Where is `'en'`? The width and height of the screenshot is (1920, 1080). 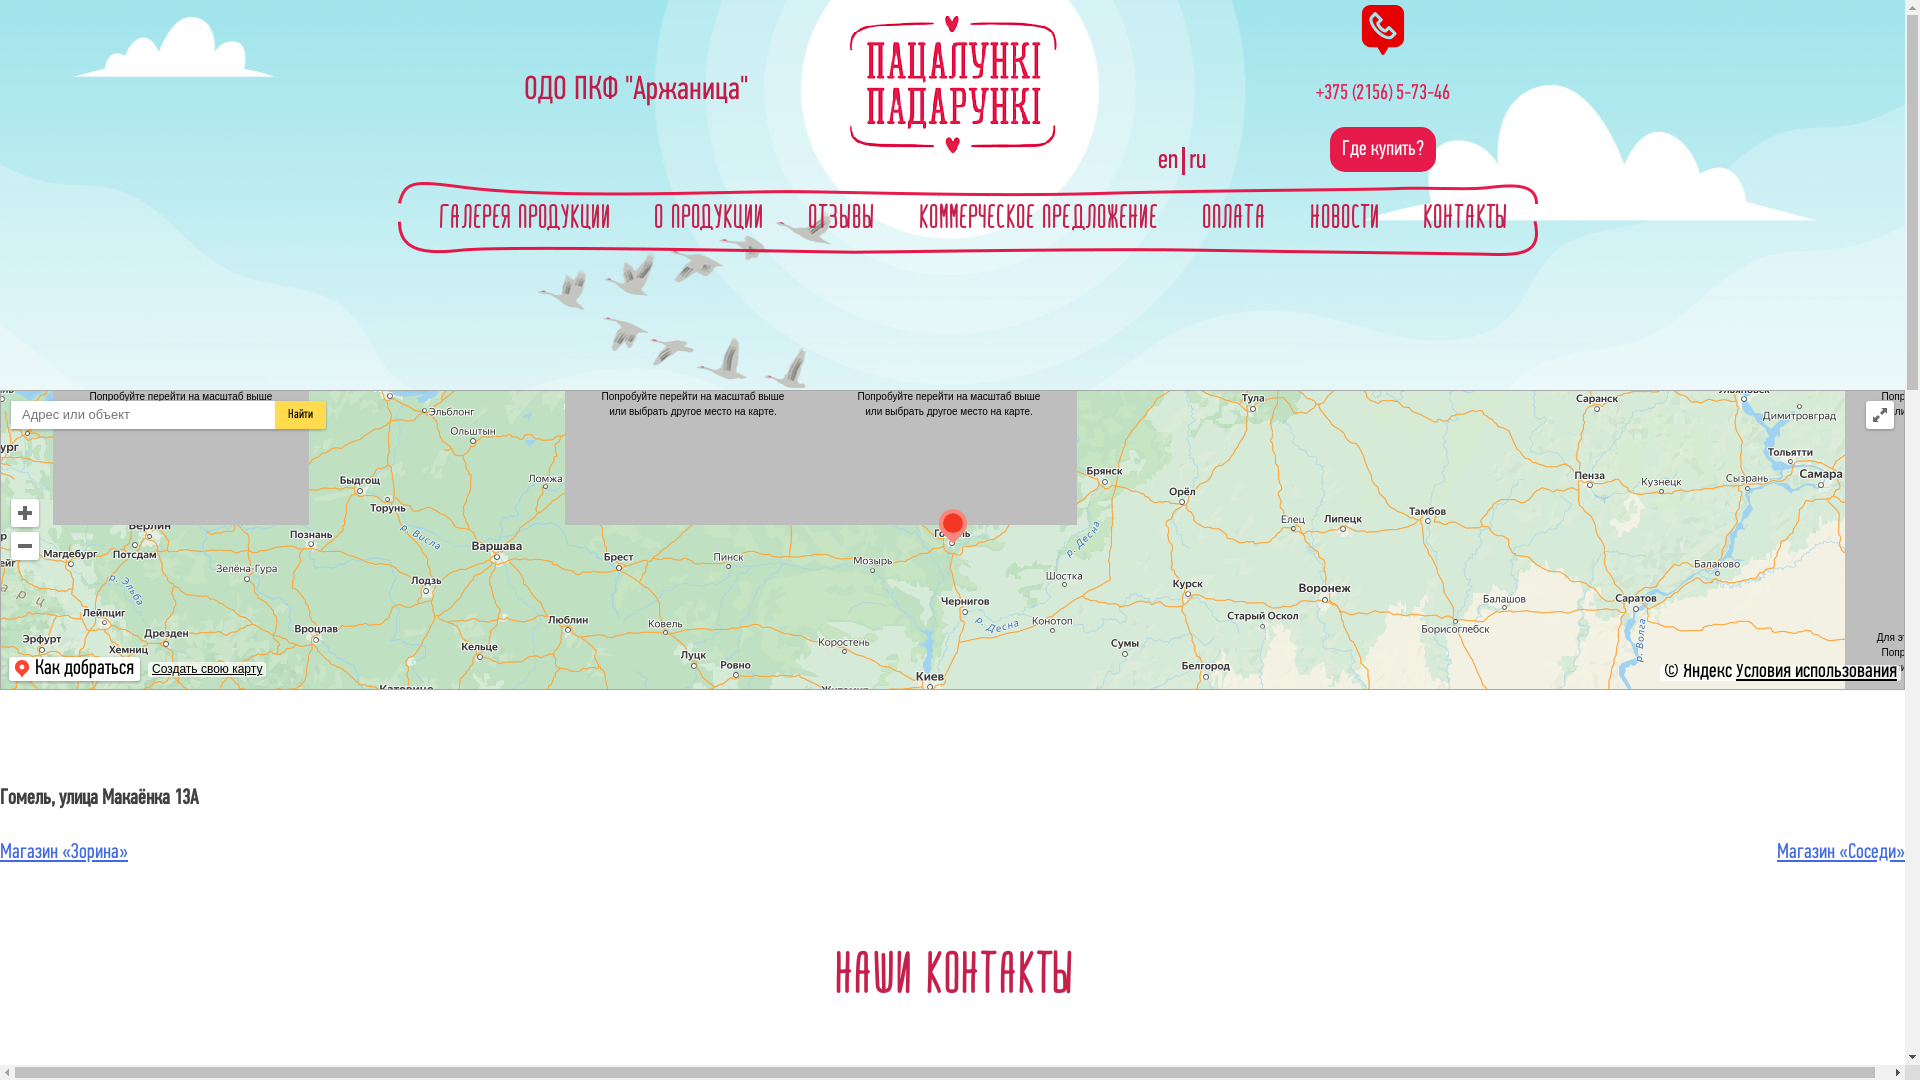 'en' is located at coordinates (1171, 160).